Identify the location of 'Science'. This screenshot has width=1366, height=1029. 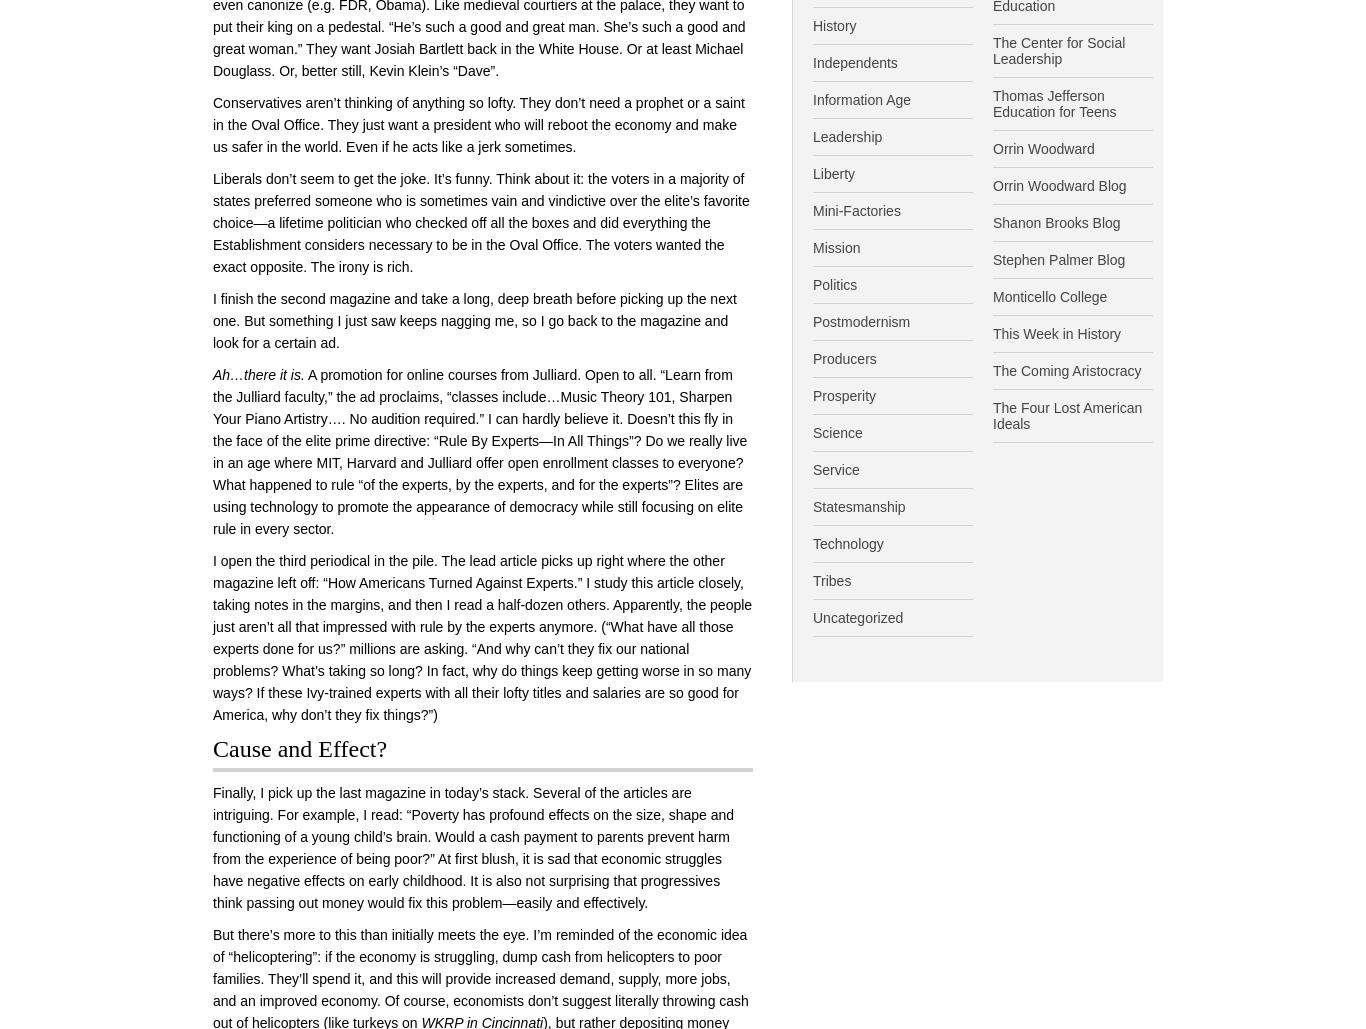
(836, 430).